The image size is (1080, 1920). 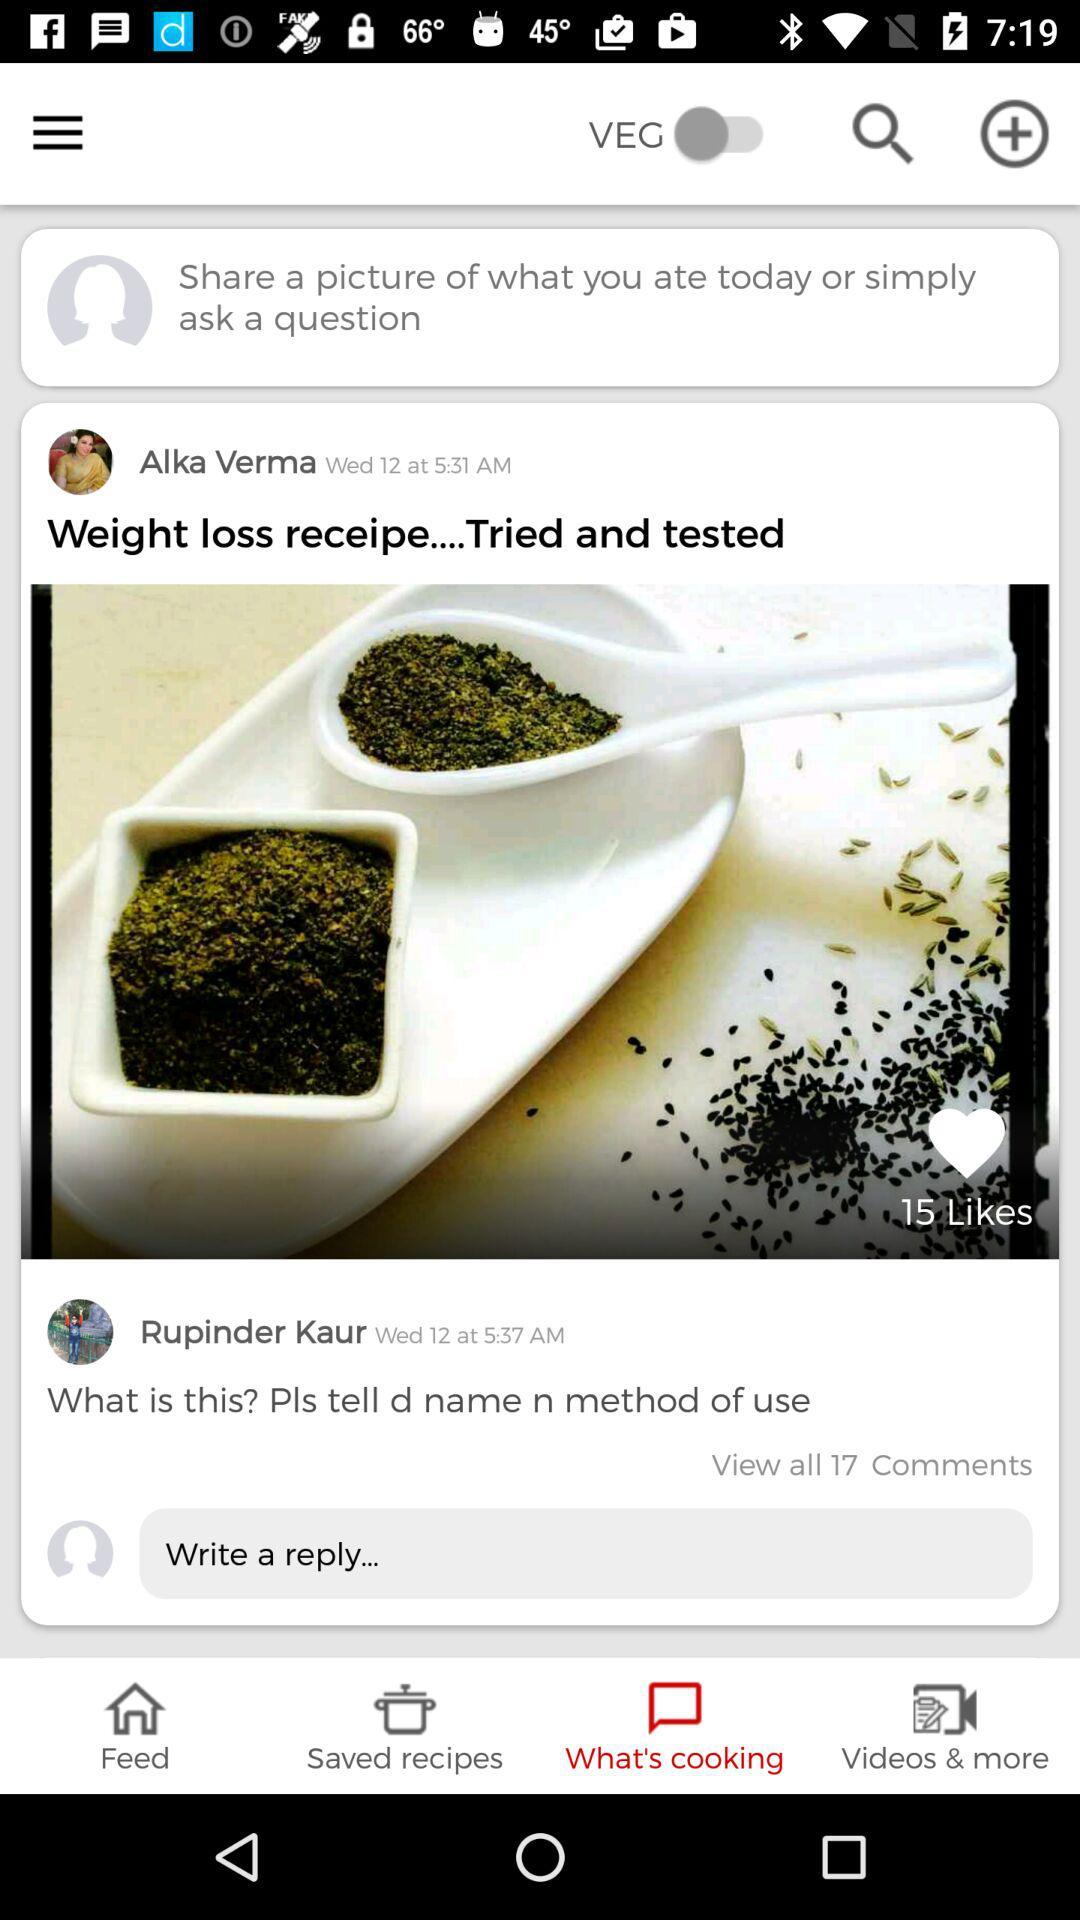 I want to click on the icon below write a reply... item, so click(x=135, y=1725).